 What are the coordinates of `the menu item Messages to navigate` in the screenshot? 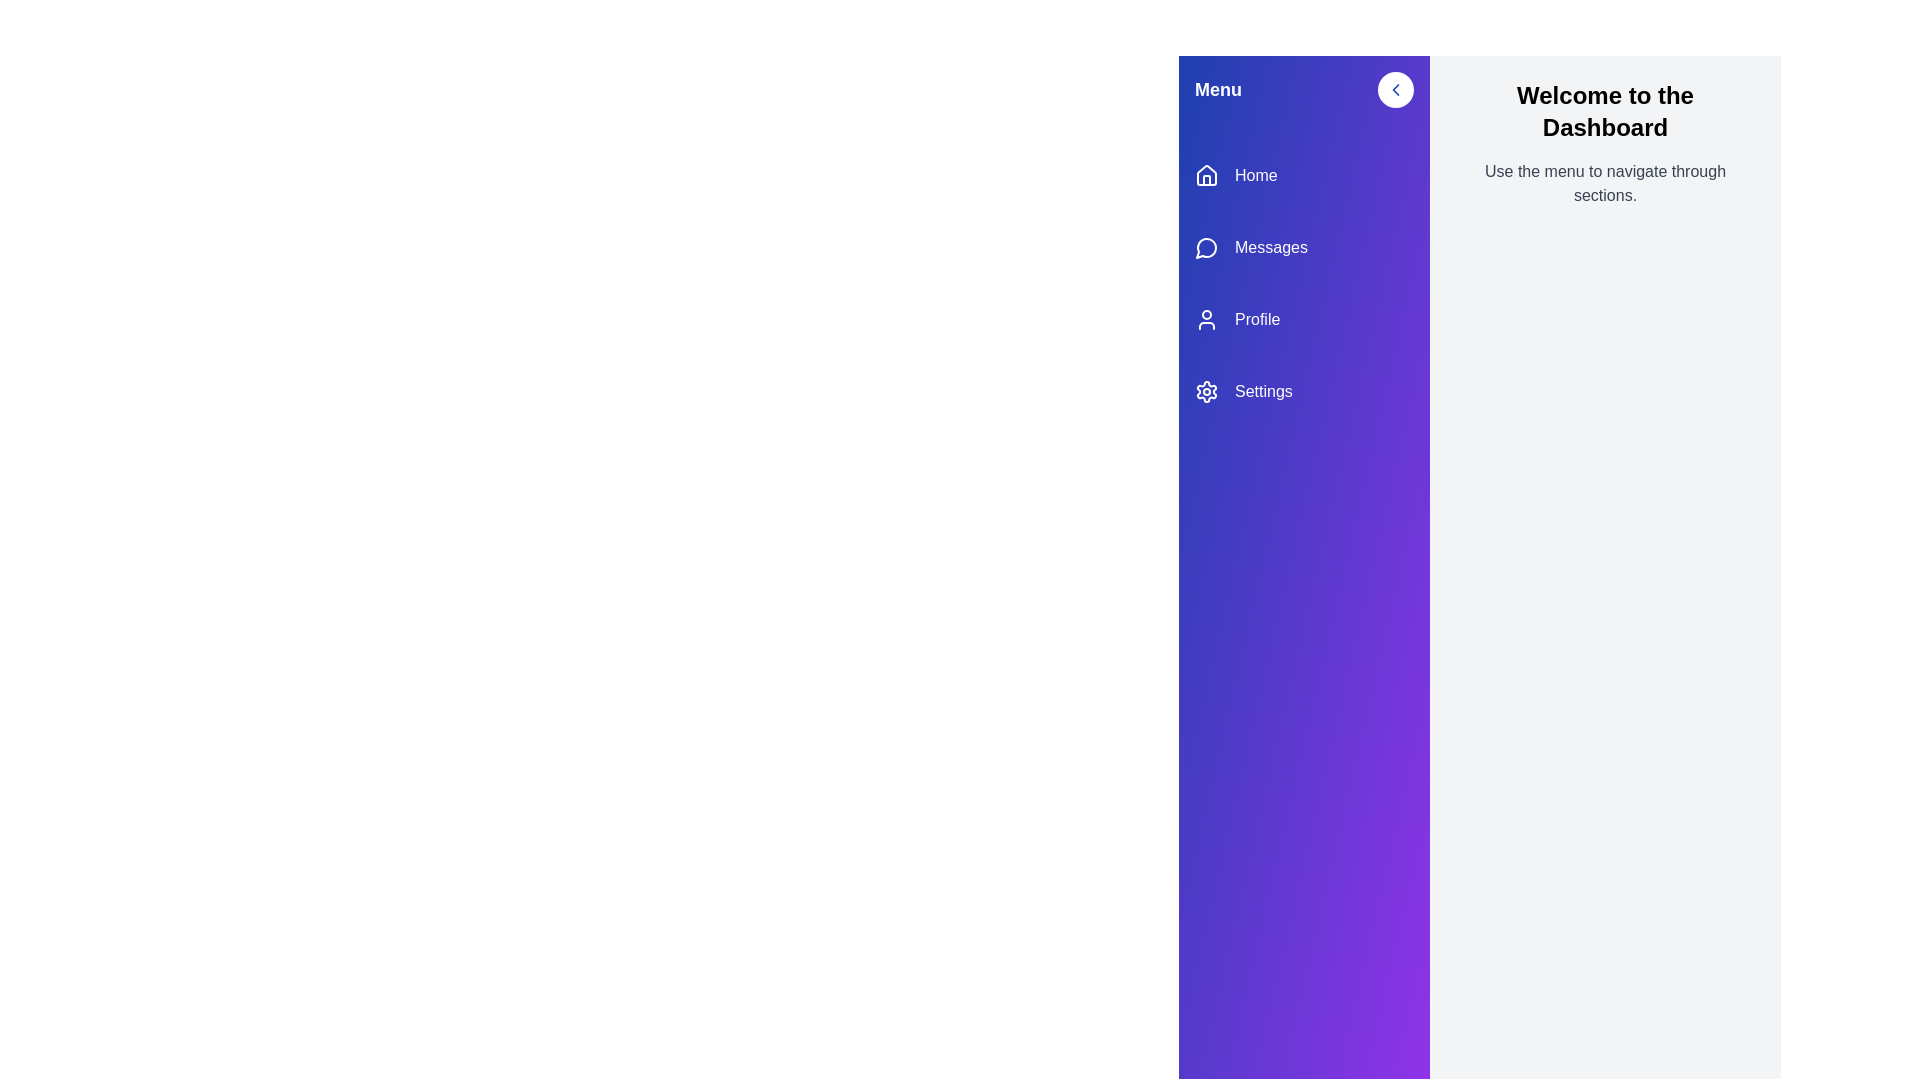 It's located at (1304, 246).